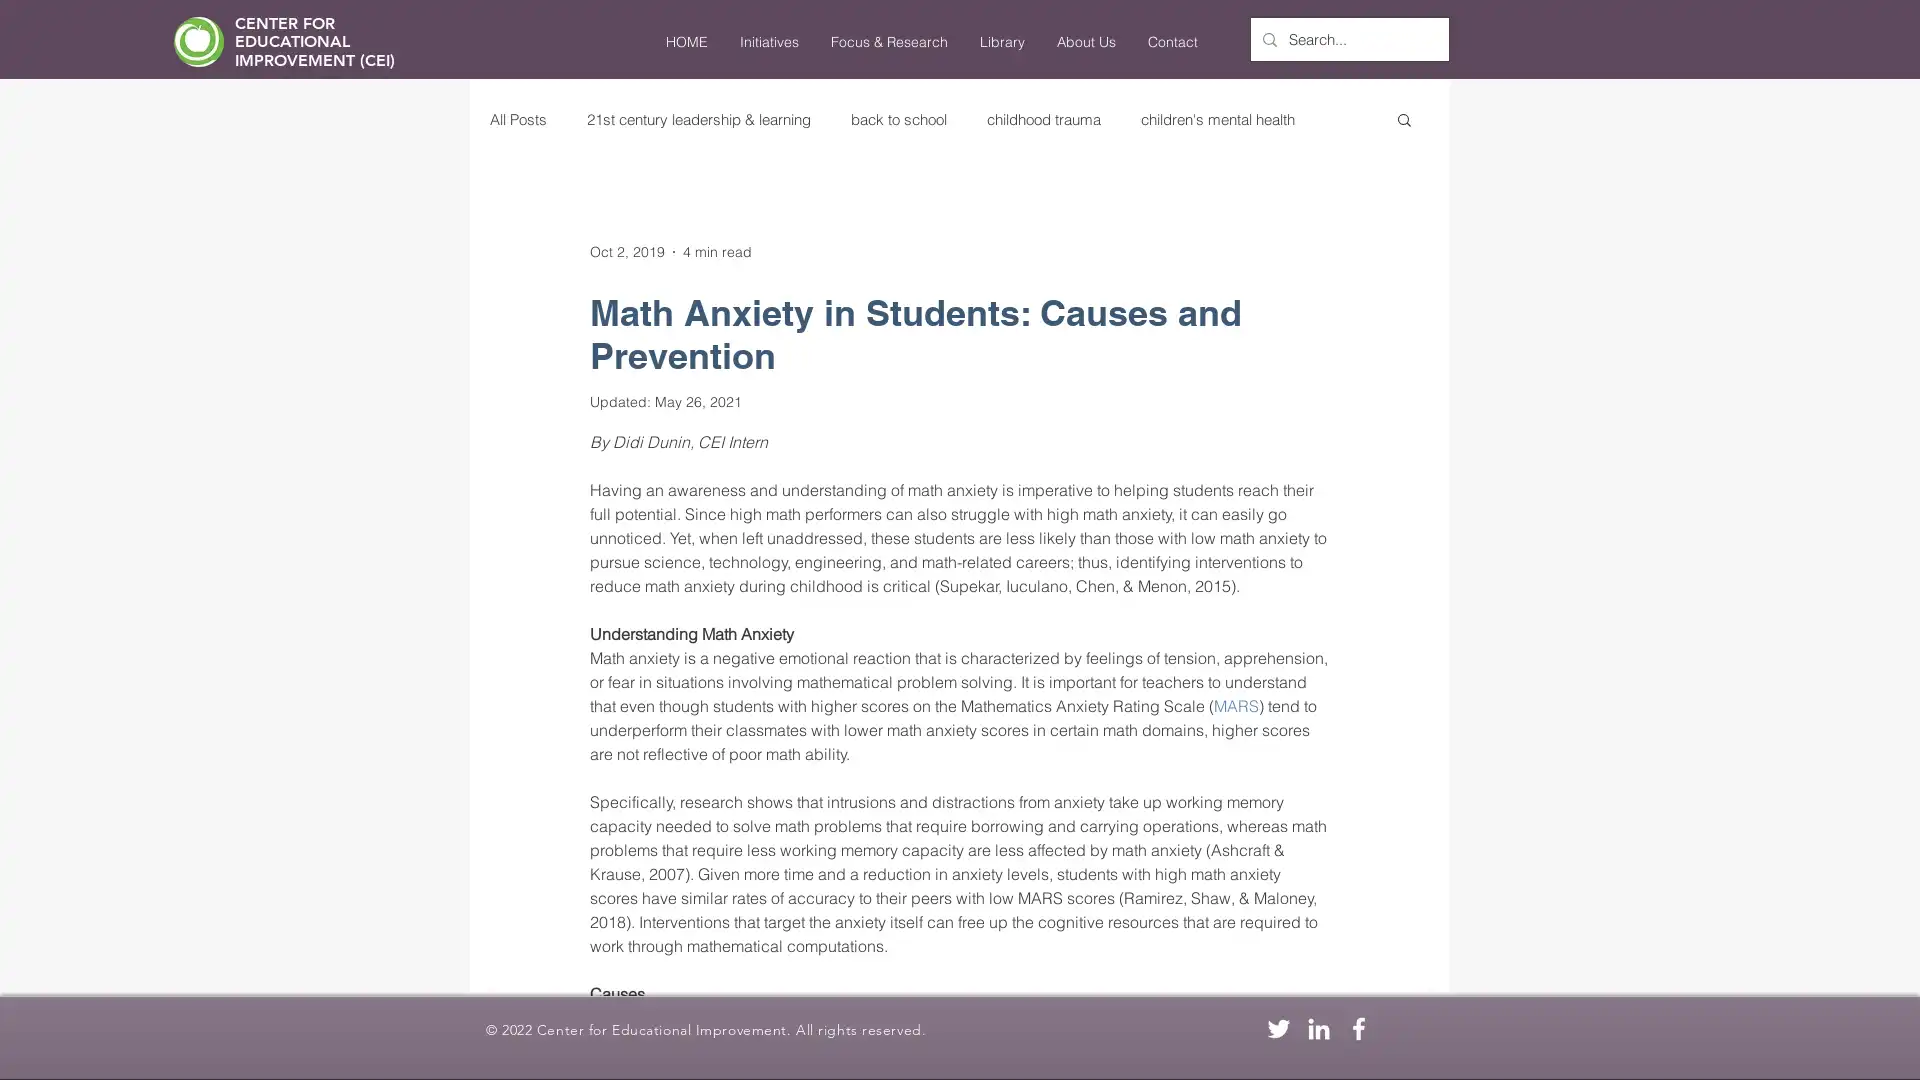  I want to click on back to school, so click(897, 118).